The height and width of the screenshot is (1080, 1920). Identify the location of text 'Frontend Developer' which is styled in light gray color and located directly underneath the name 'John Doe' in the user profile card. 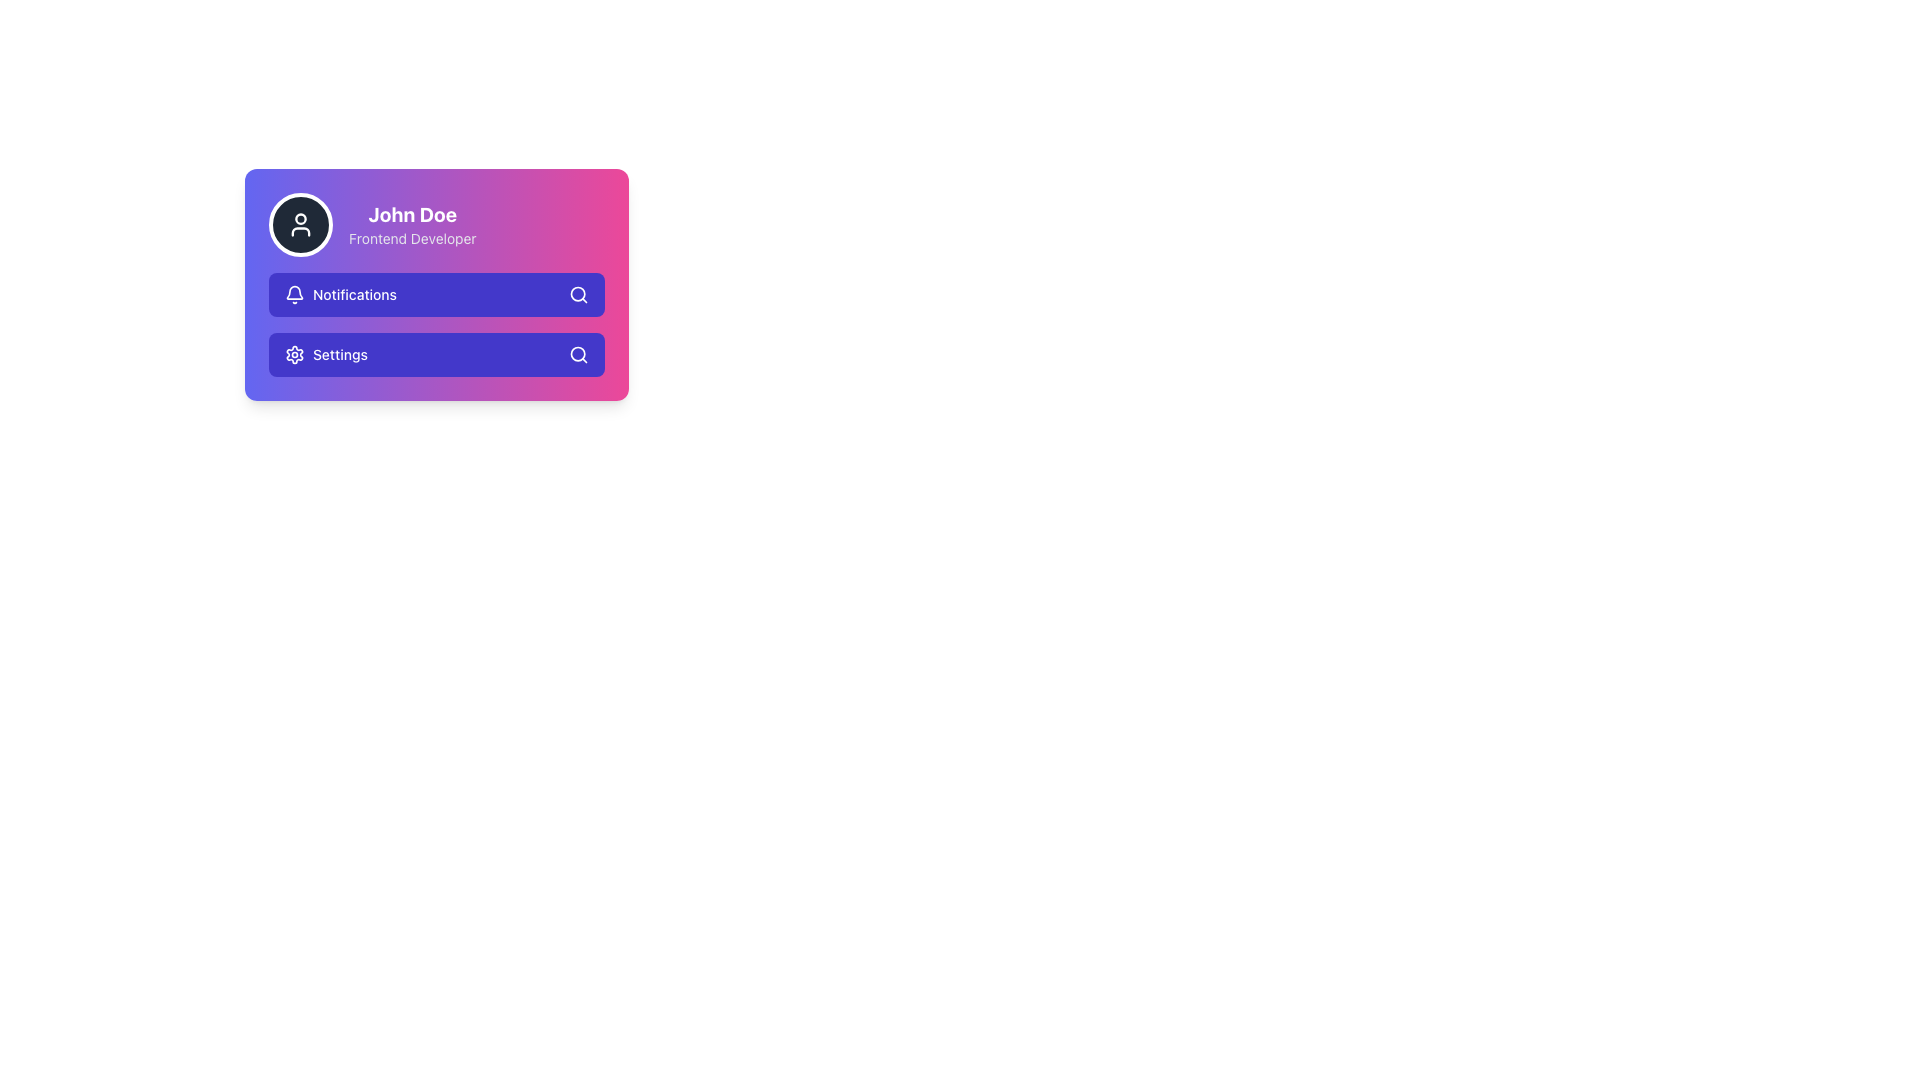
(411, 238).